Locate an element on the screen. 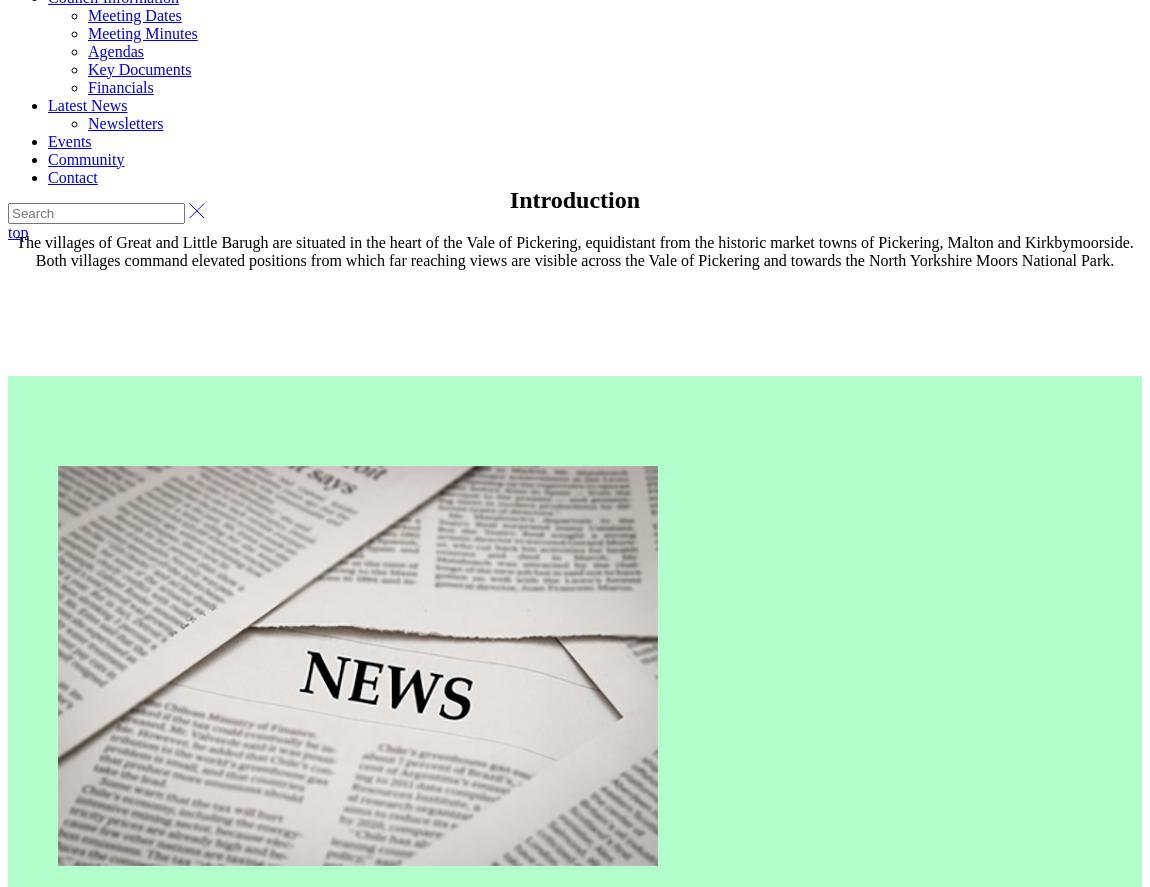  'Latest News' is located at coordinates (86, 104).